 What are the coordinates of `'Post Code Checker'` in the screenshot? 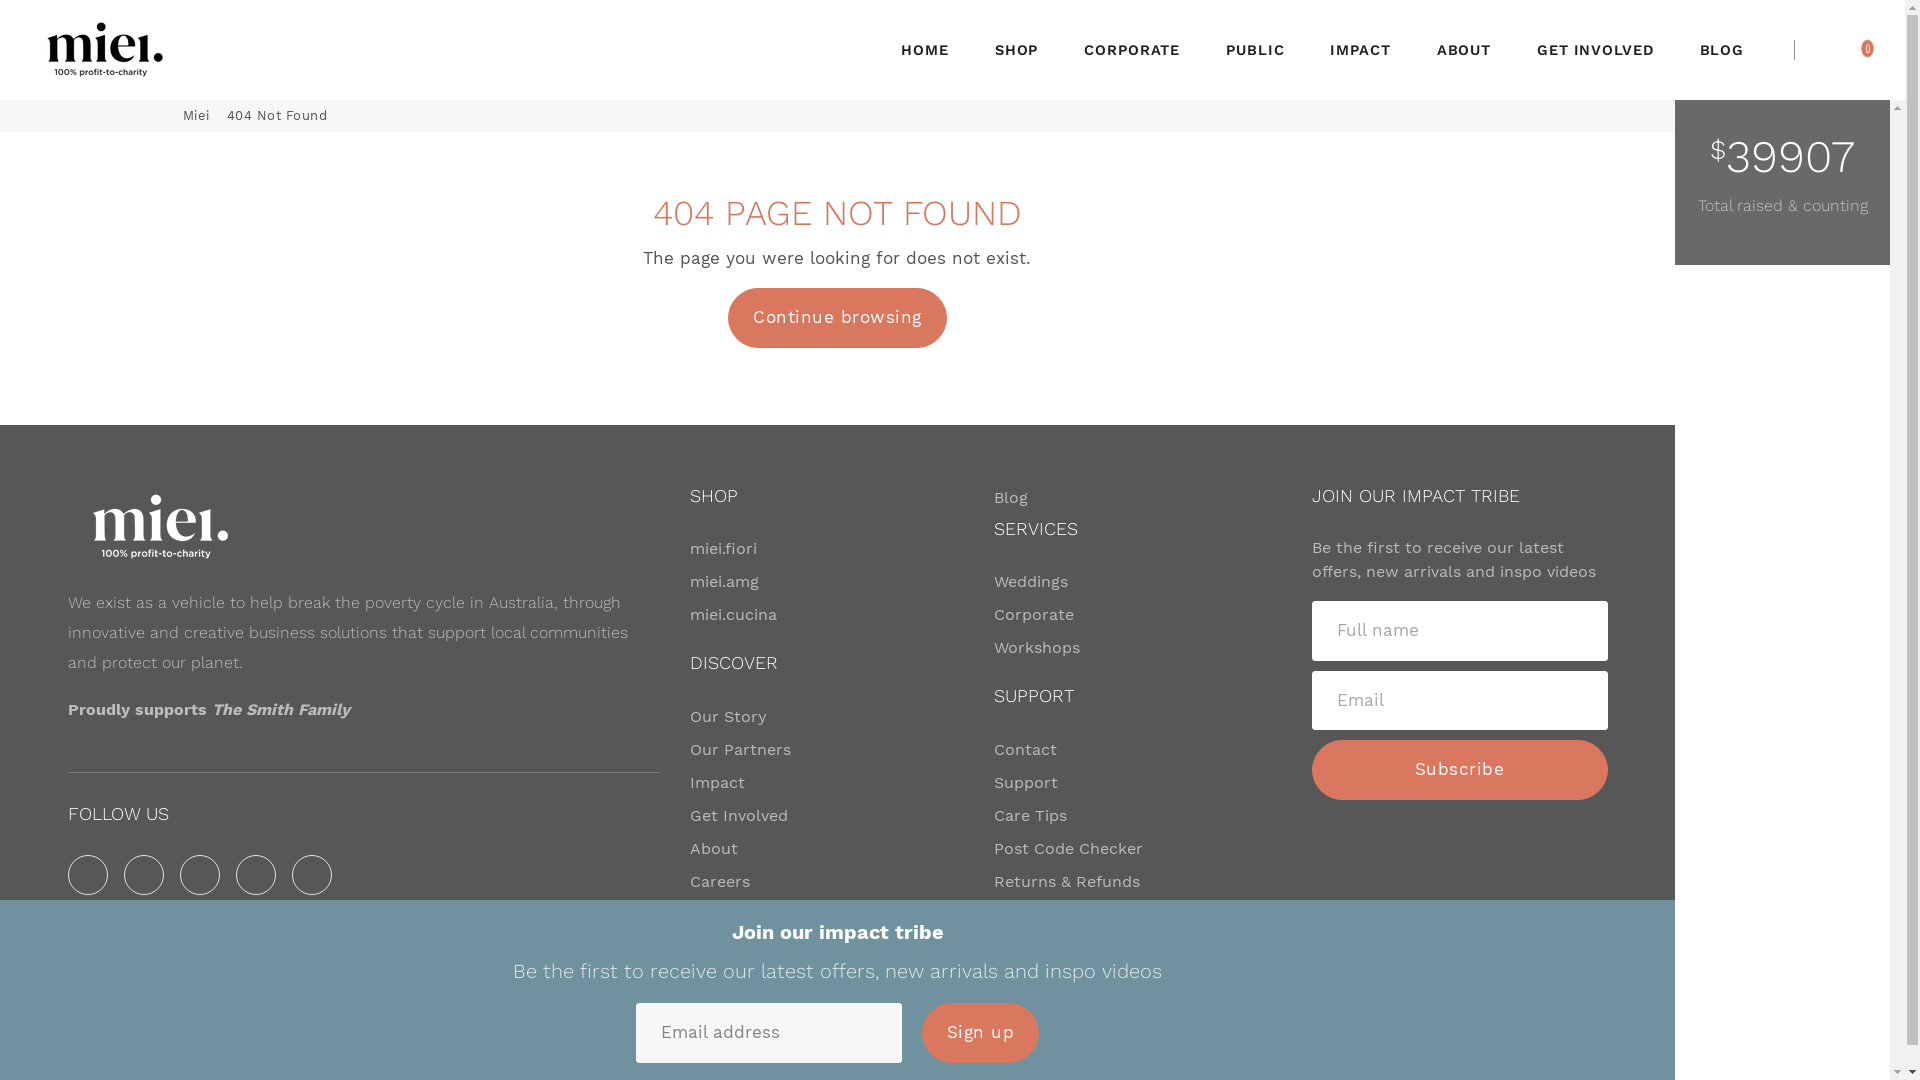 It's located at (993, 848).